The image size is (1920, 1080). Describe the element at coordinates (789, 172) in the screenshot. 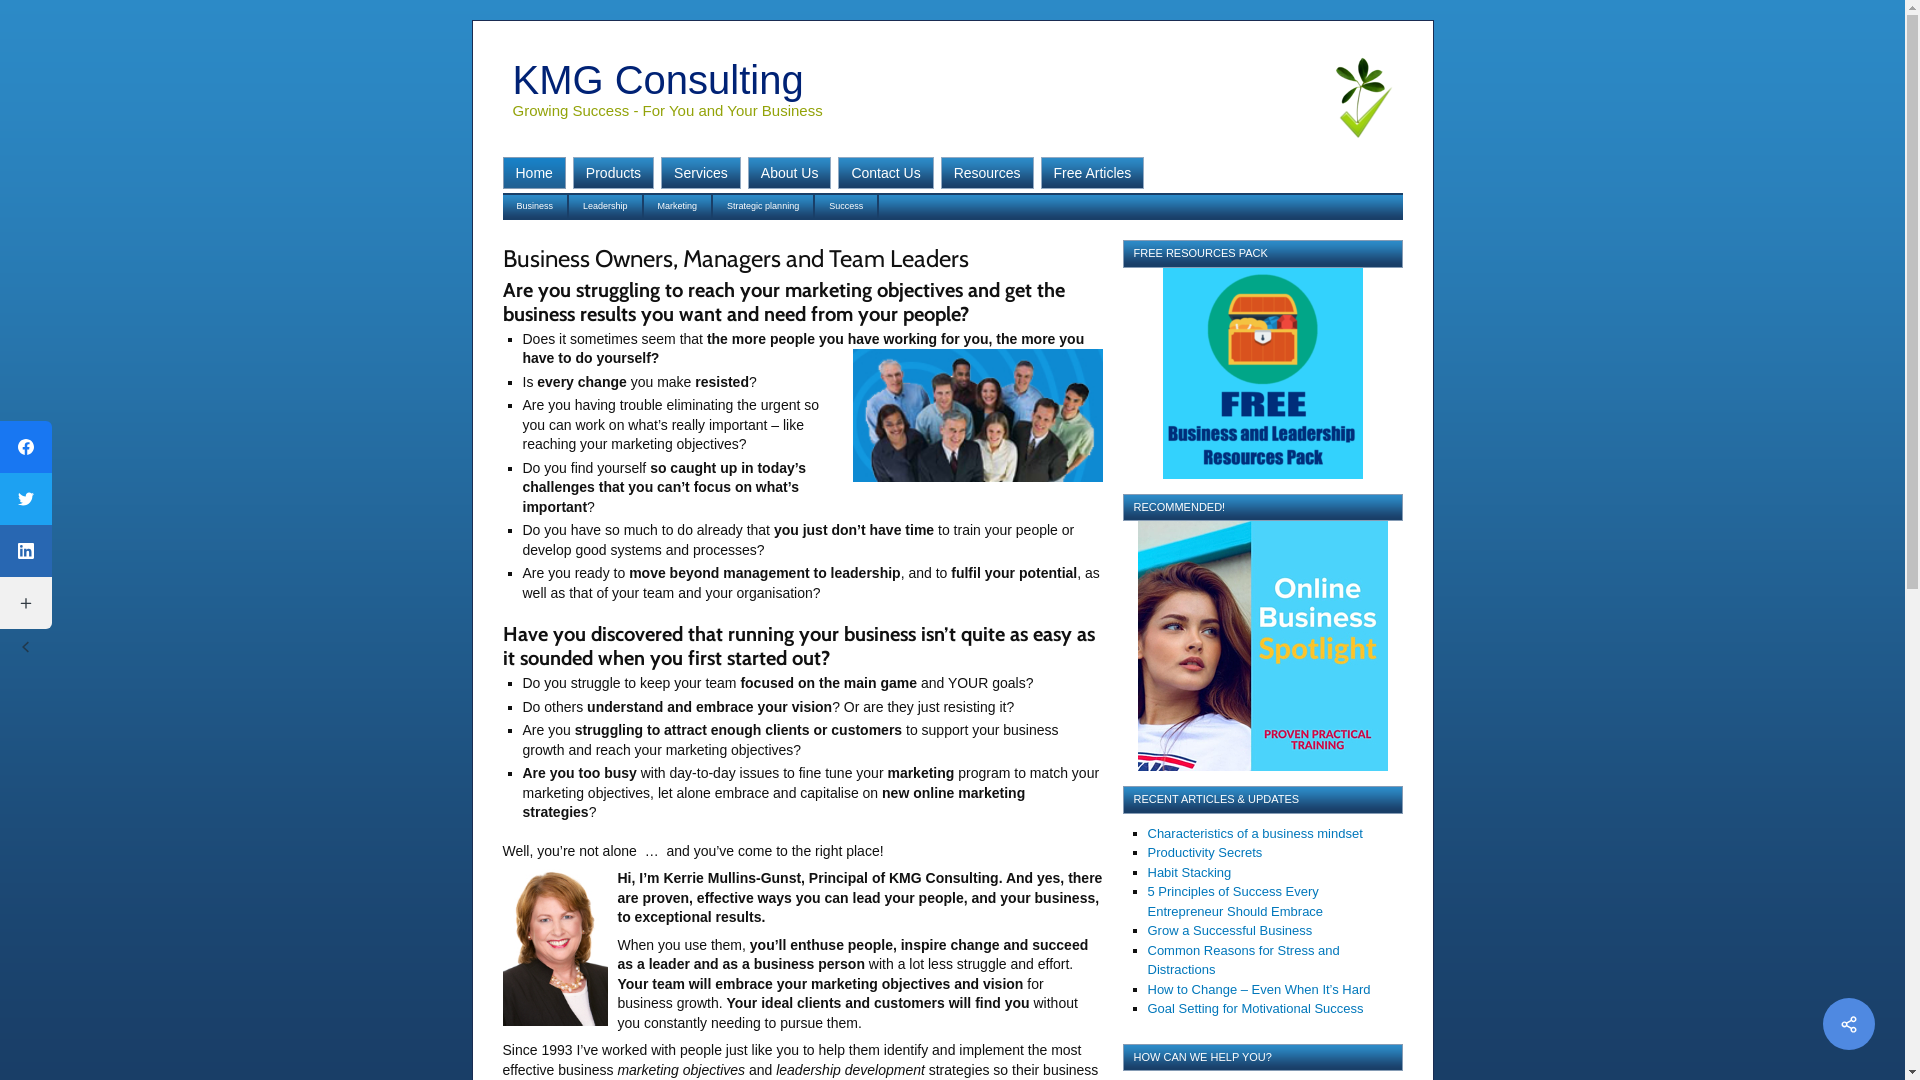

I see `'About Us'` at that location.